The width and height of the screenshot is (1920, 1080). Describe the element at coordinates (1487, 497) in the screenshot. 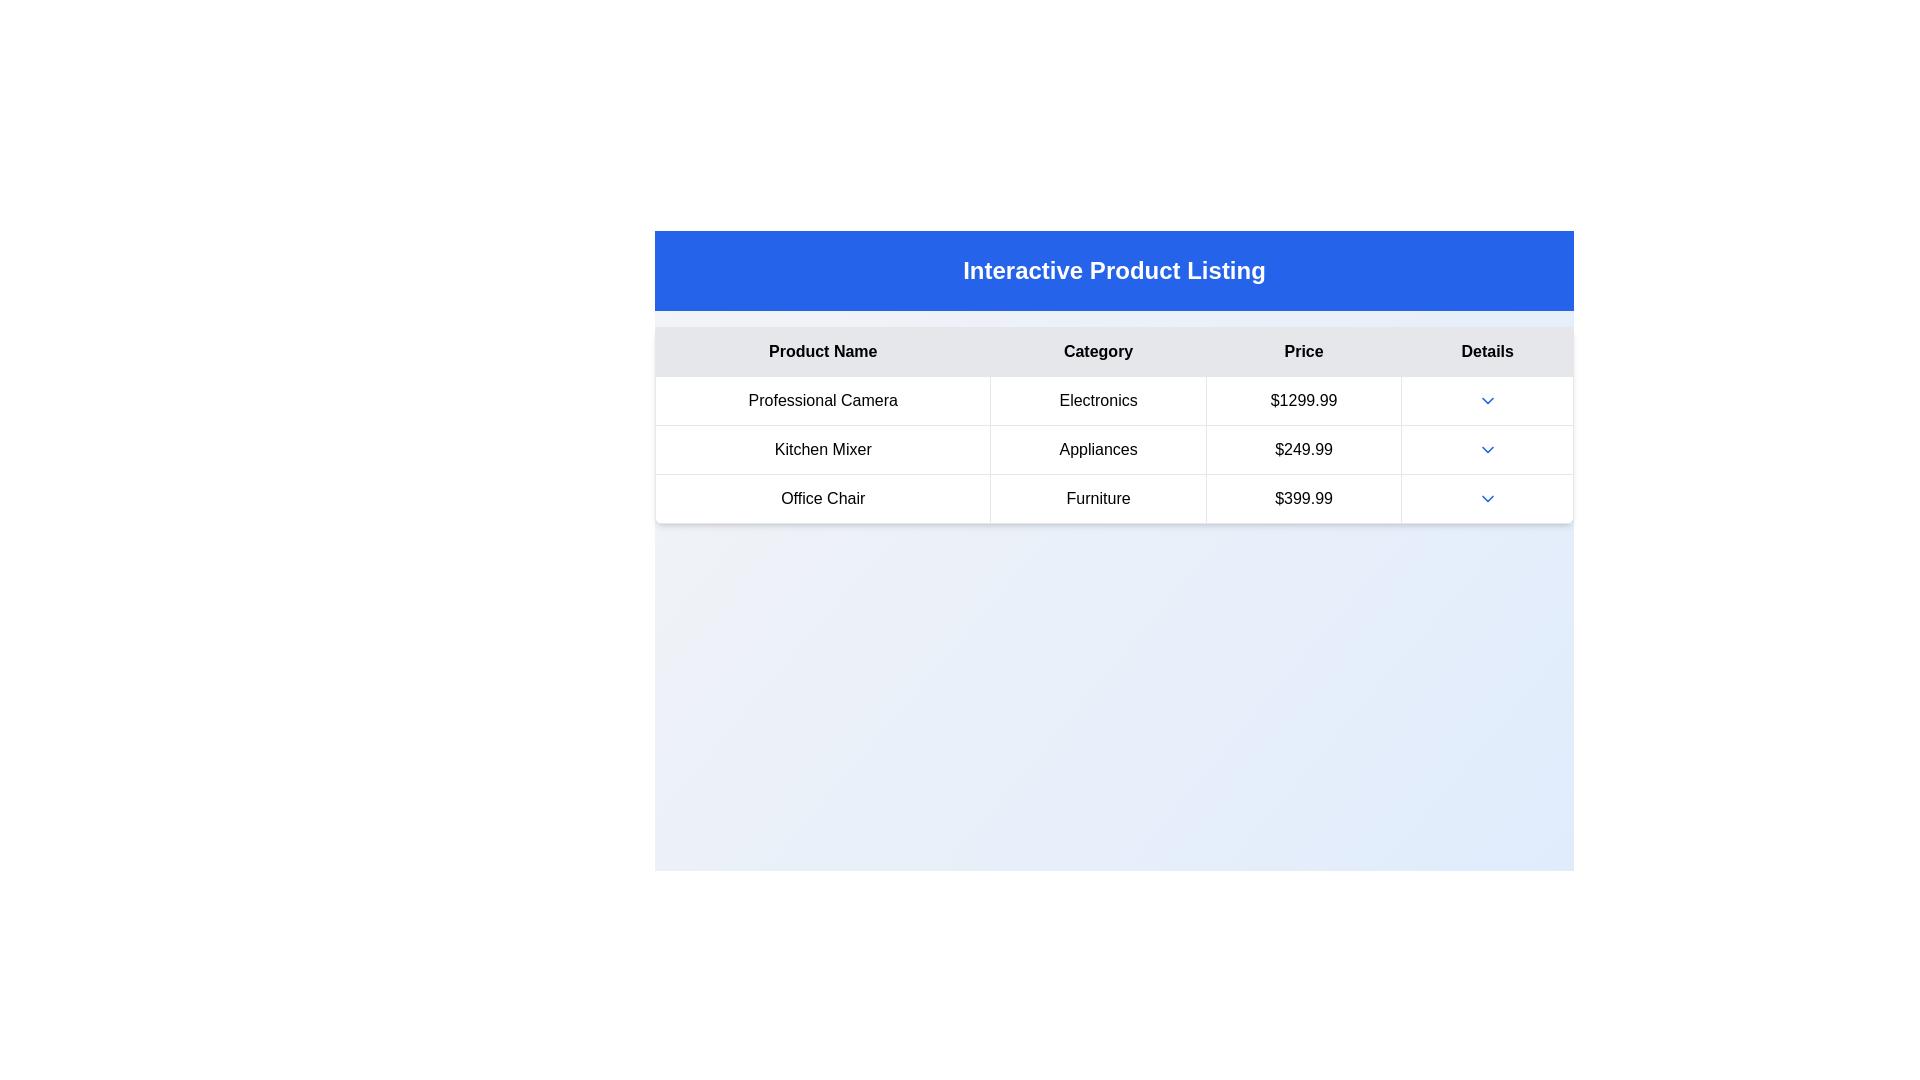

I see `the downward-facing blue triangle icon indicating a dropdown in the 'Details' column of the third row of the table` at that location.